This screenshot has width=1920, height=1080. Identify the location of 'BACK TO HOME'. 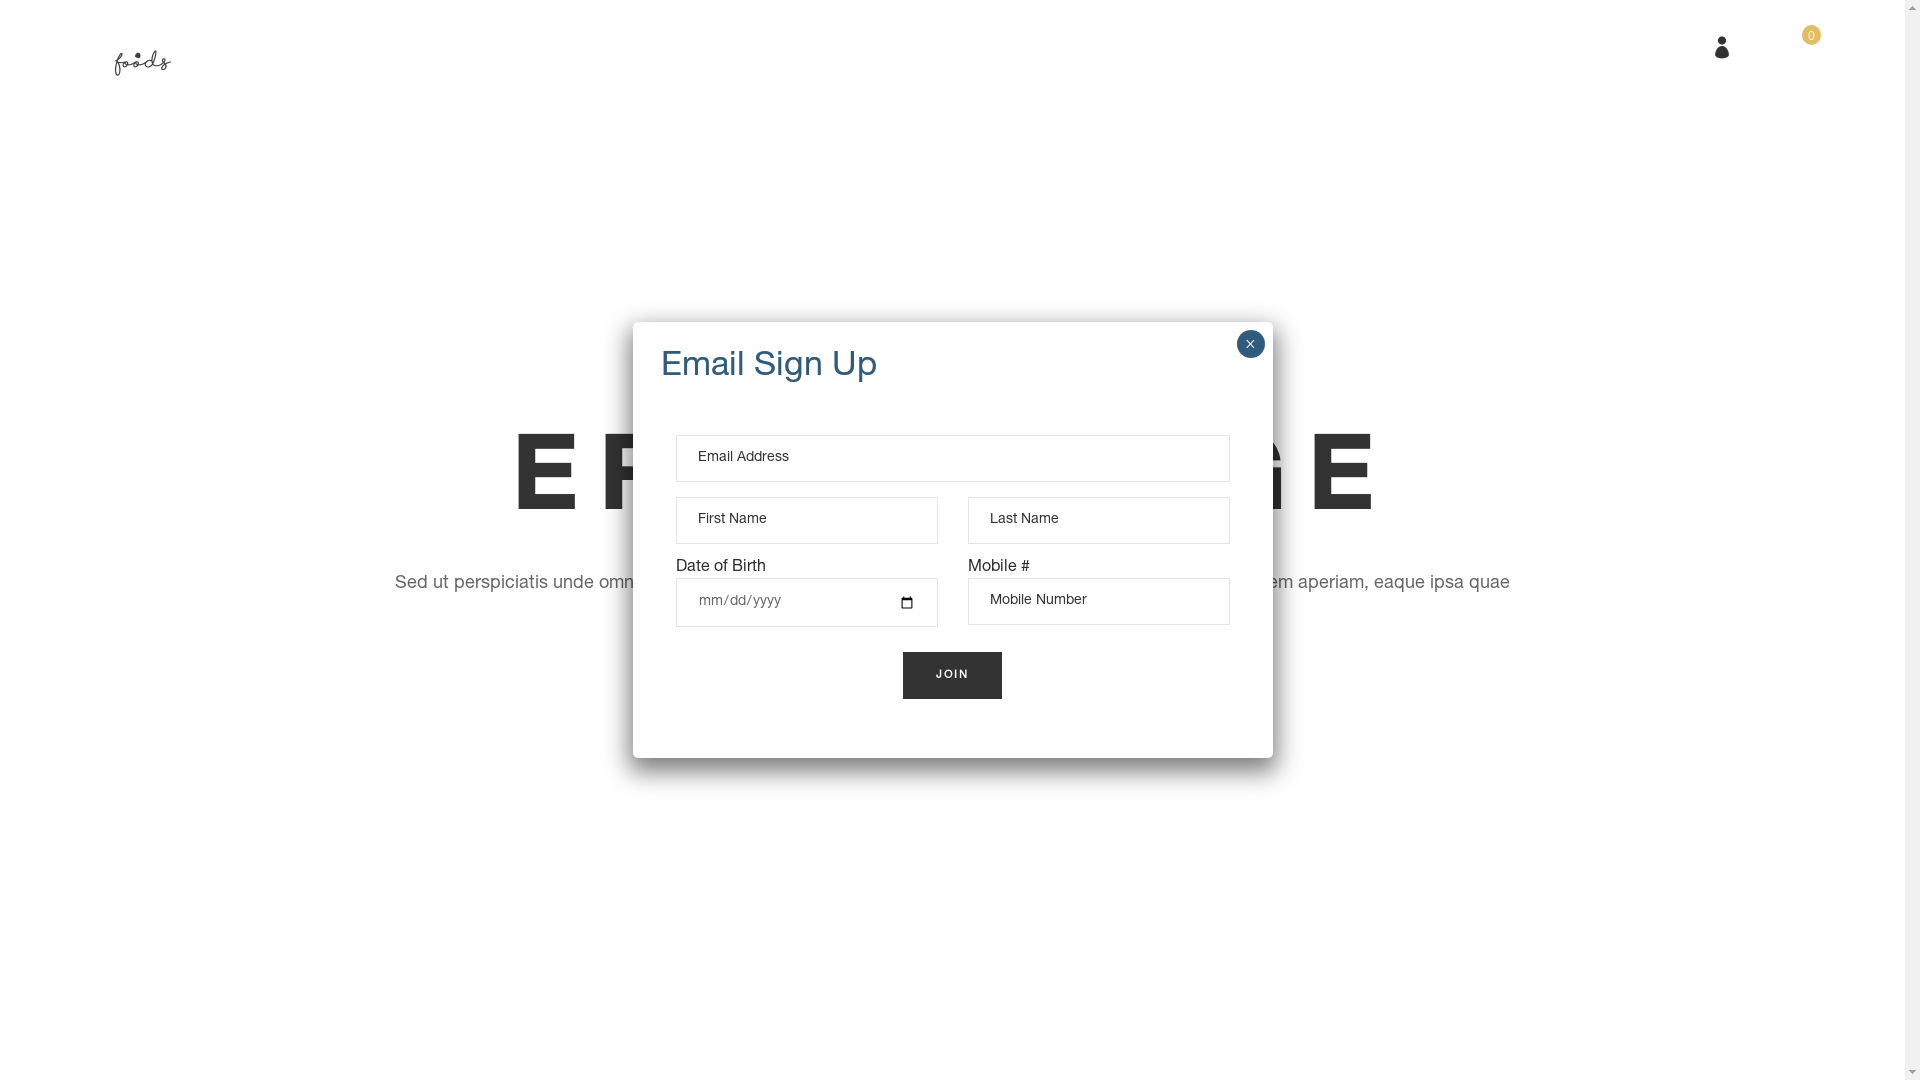
(864, 670).